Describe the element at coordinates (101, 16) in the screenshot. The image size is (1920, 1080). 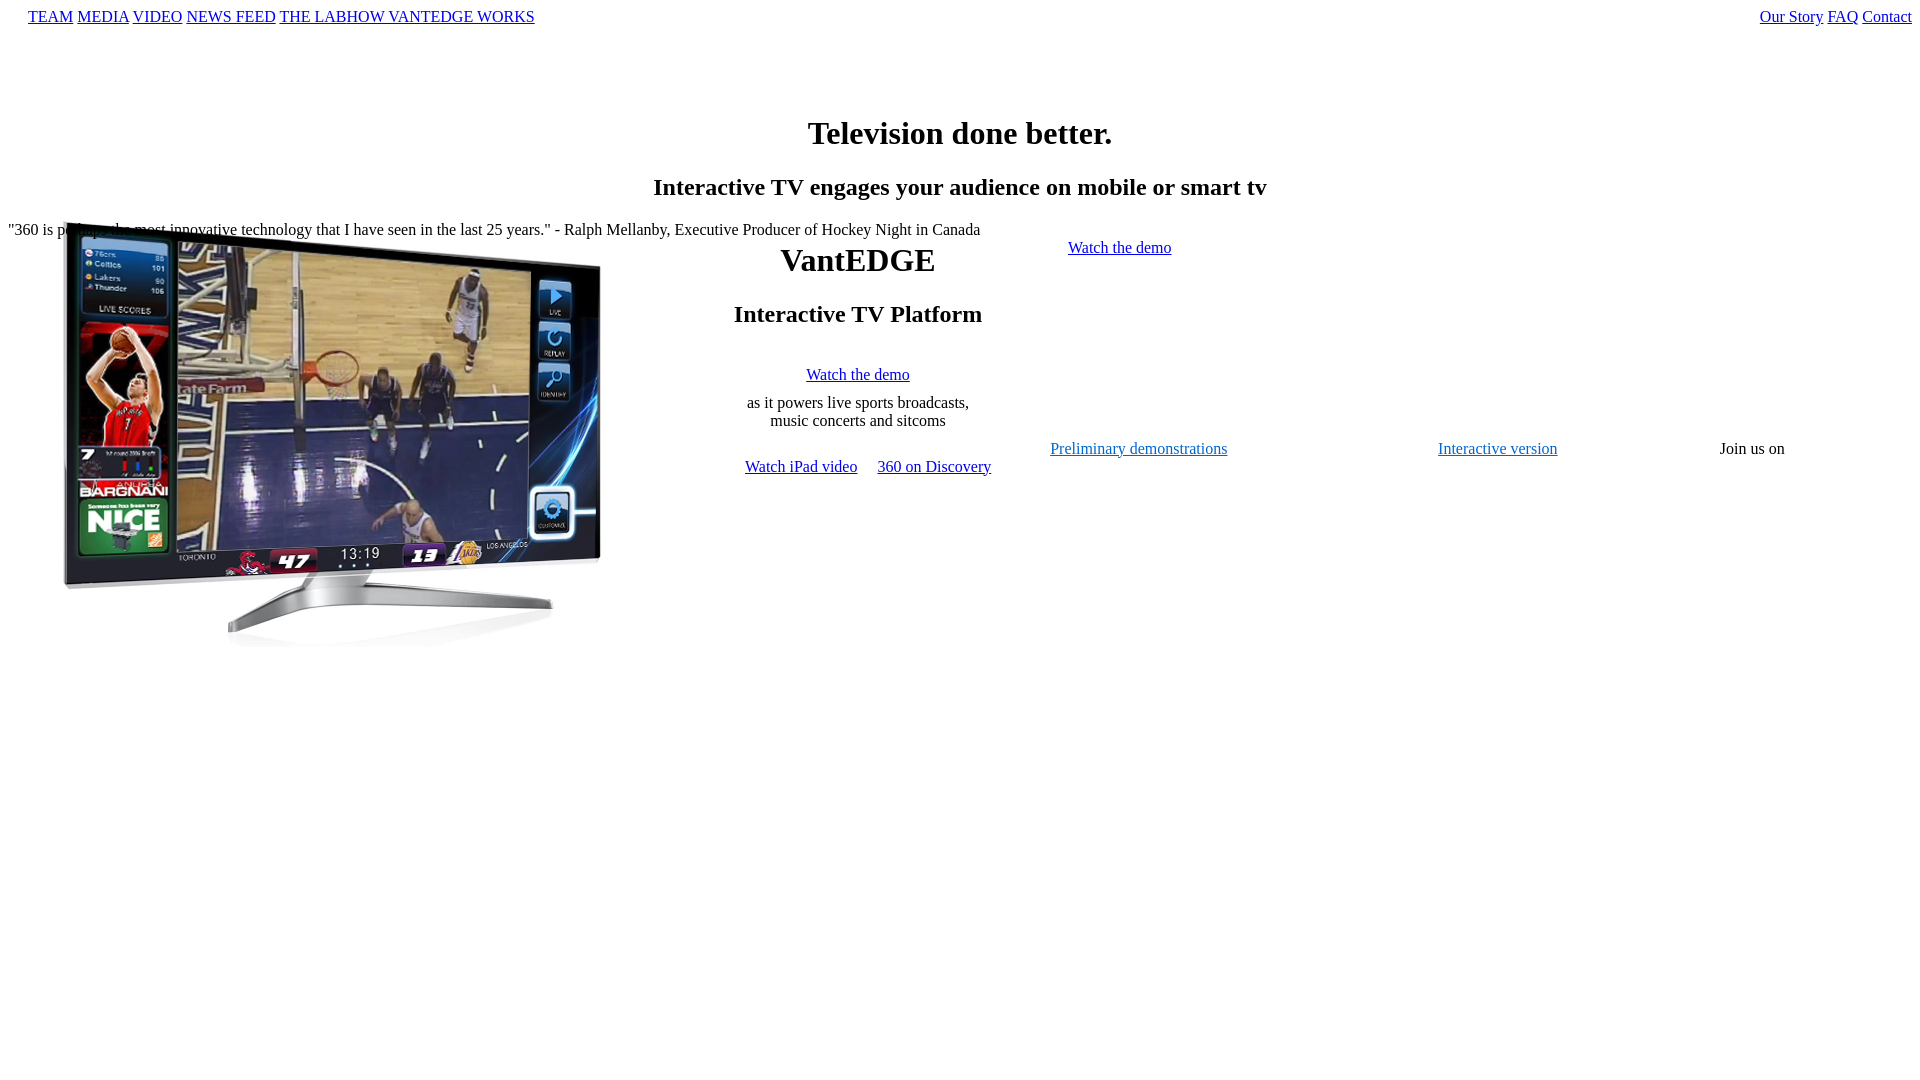
I see `'MEDIA'` at that location.